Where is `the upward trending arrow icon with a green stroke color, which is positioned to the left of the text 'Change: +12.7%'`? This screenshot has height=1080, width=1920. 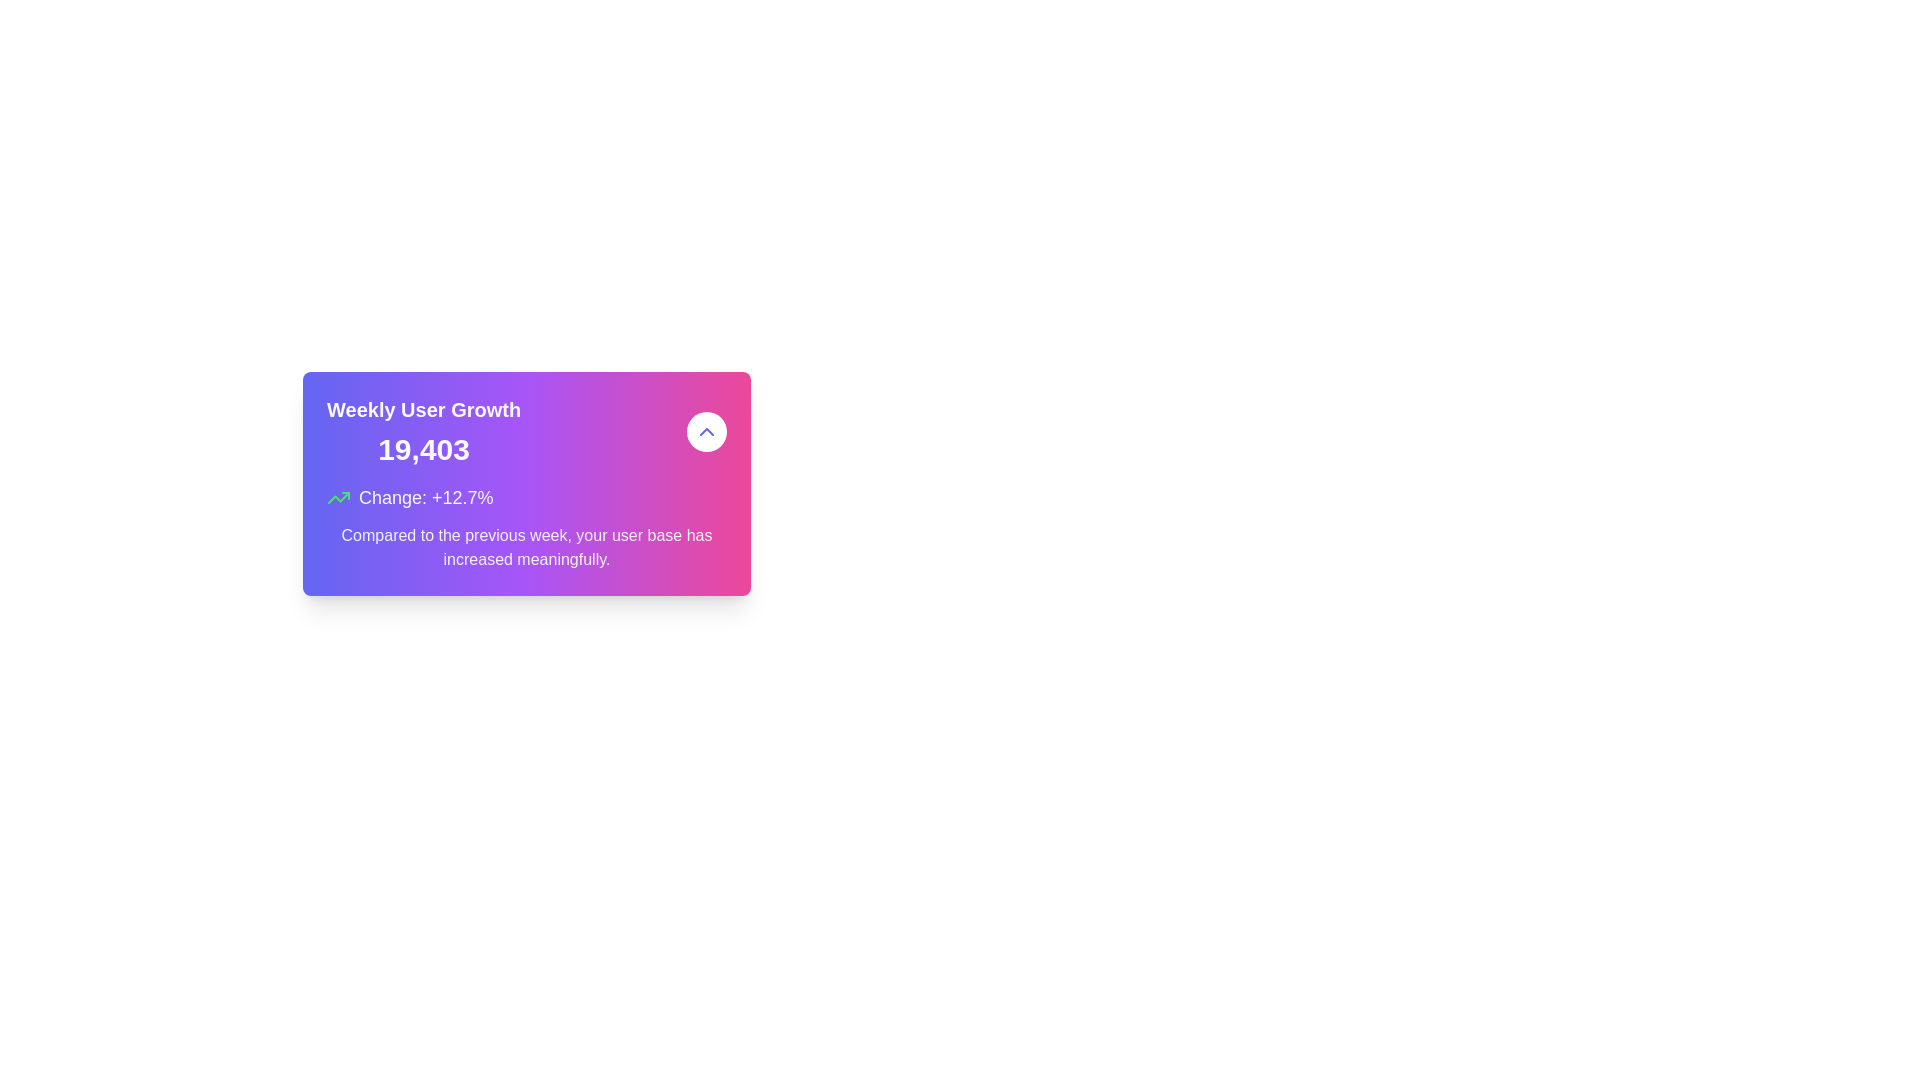
the upward trending arrow icon with a green stroke color, which is positioned to the left of the text 'Change: +12.7%' is located at coordinates (339, 496).